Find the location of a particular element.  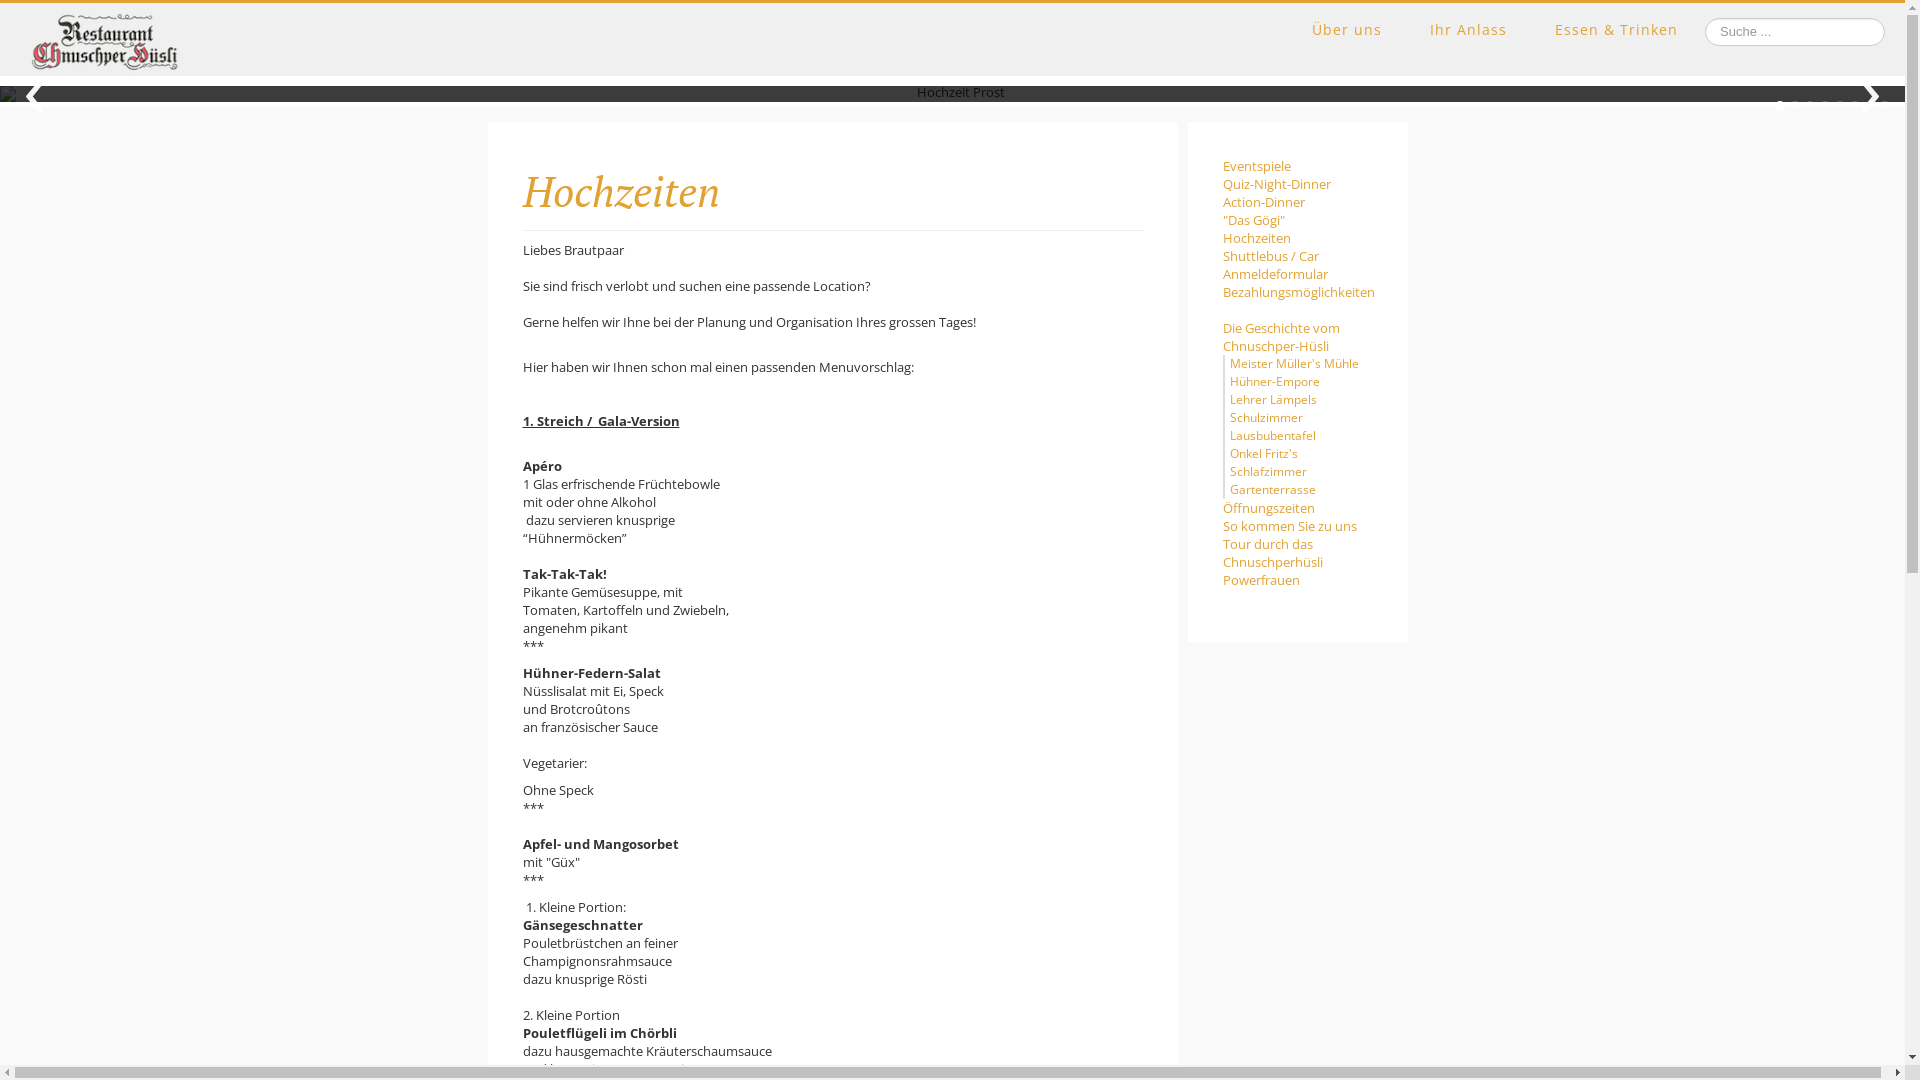

'Shuttlebus / Car' is located at coordinates (1297, 254).